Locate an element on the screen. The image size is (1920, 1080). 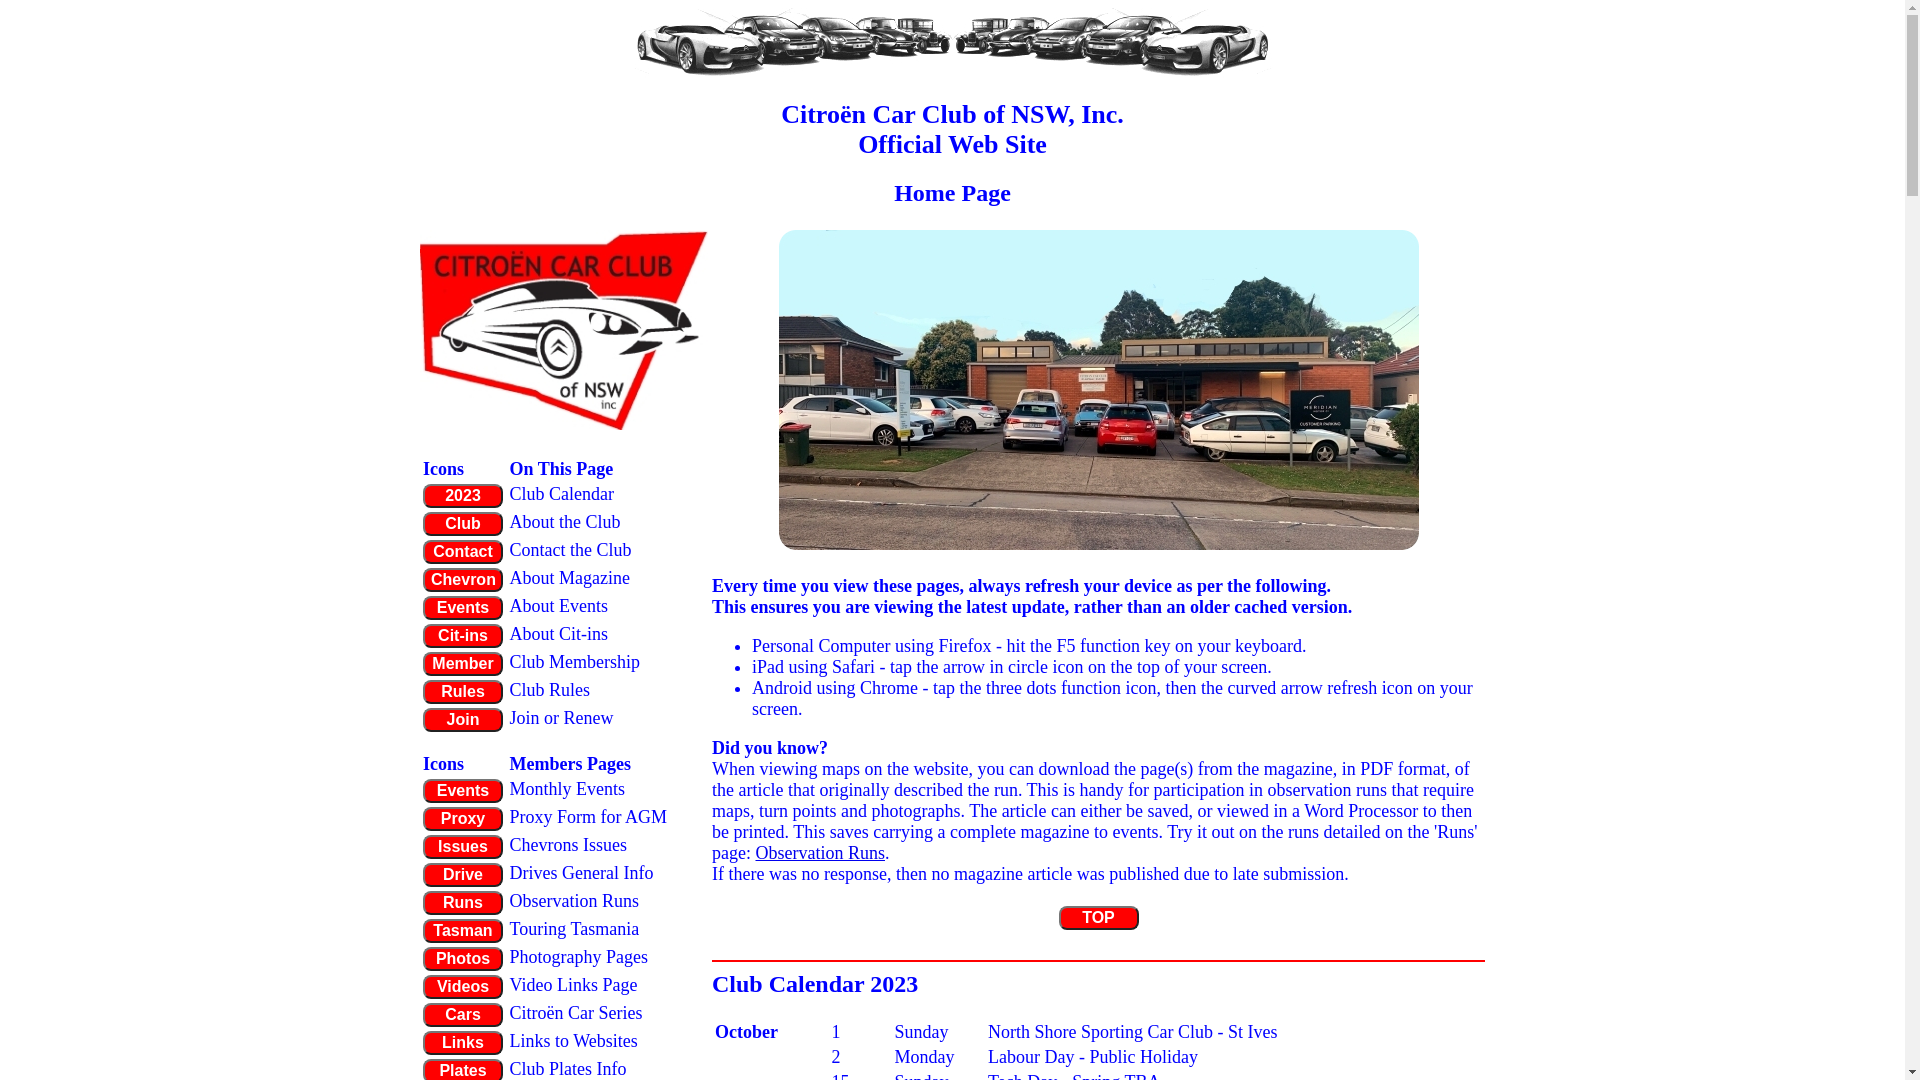
'Club' is located at coordinates (421, 523).